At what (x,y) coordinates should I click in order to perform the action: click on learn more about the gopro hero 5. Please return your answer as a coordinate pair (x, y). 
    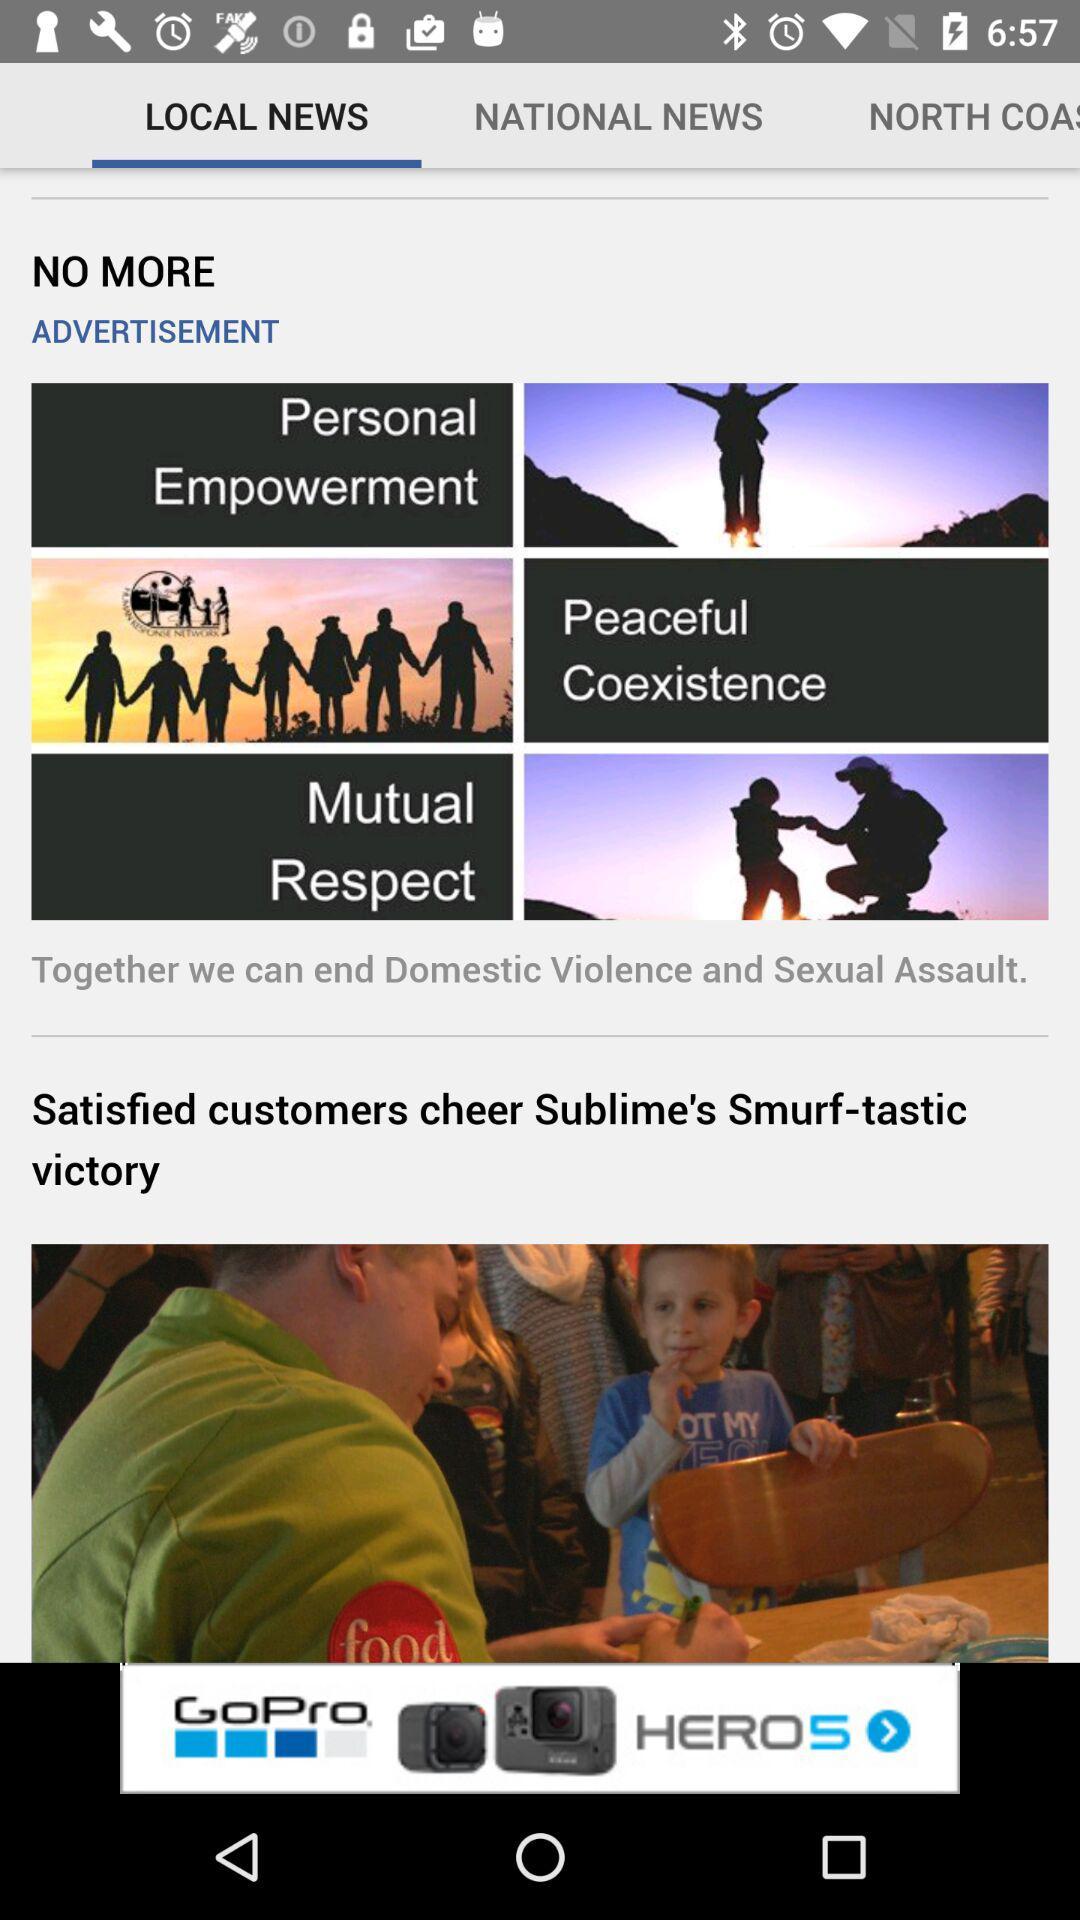
    Looking at the image, I should click on (540, 1727).